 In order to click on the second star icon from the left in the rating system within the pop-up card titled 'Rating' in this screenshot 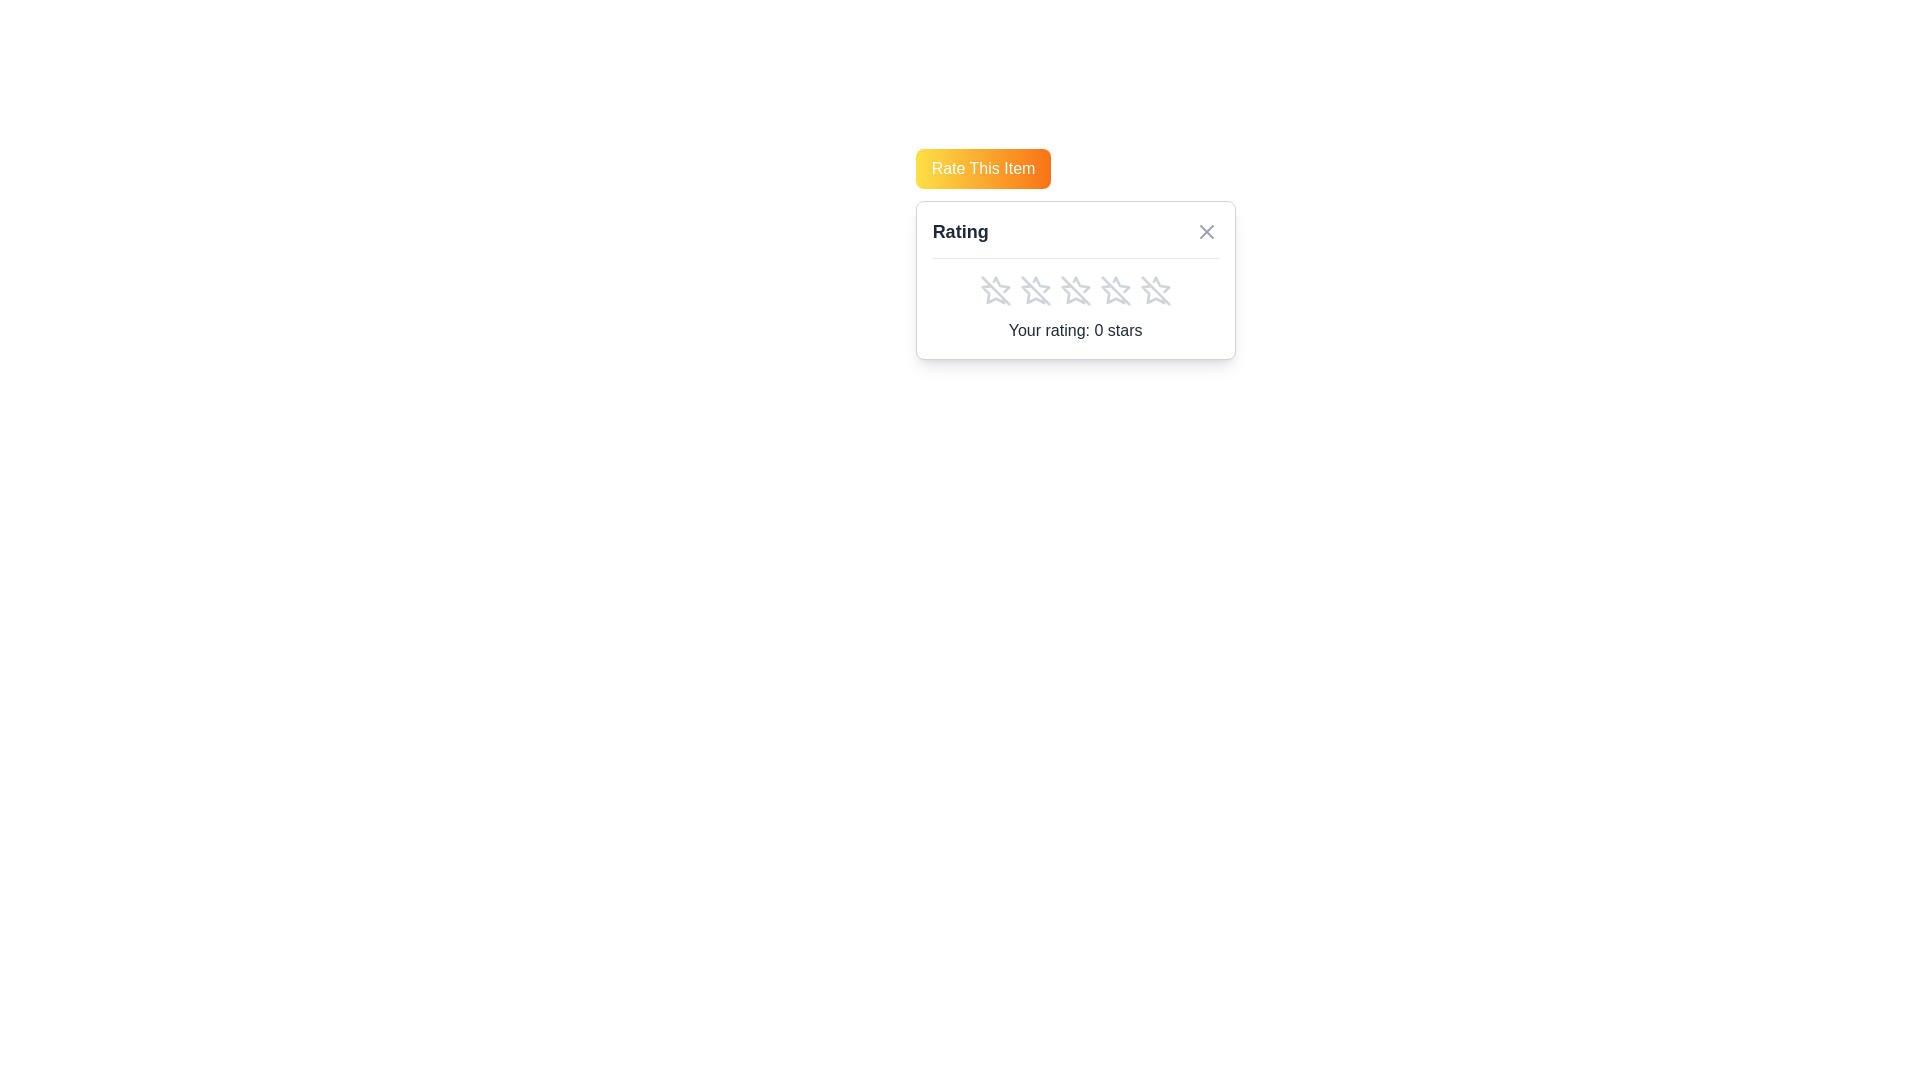, I will do `click(1035, 290)`.